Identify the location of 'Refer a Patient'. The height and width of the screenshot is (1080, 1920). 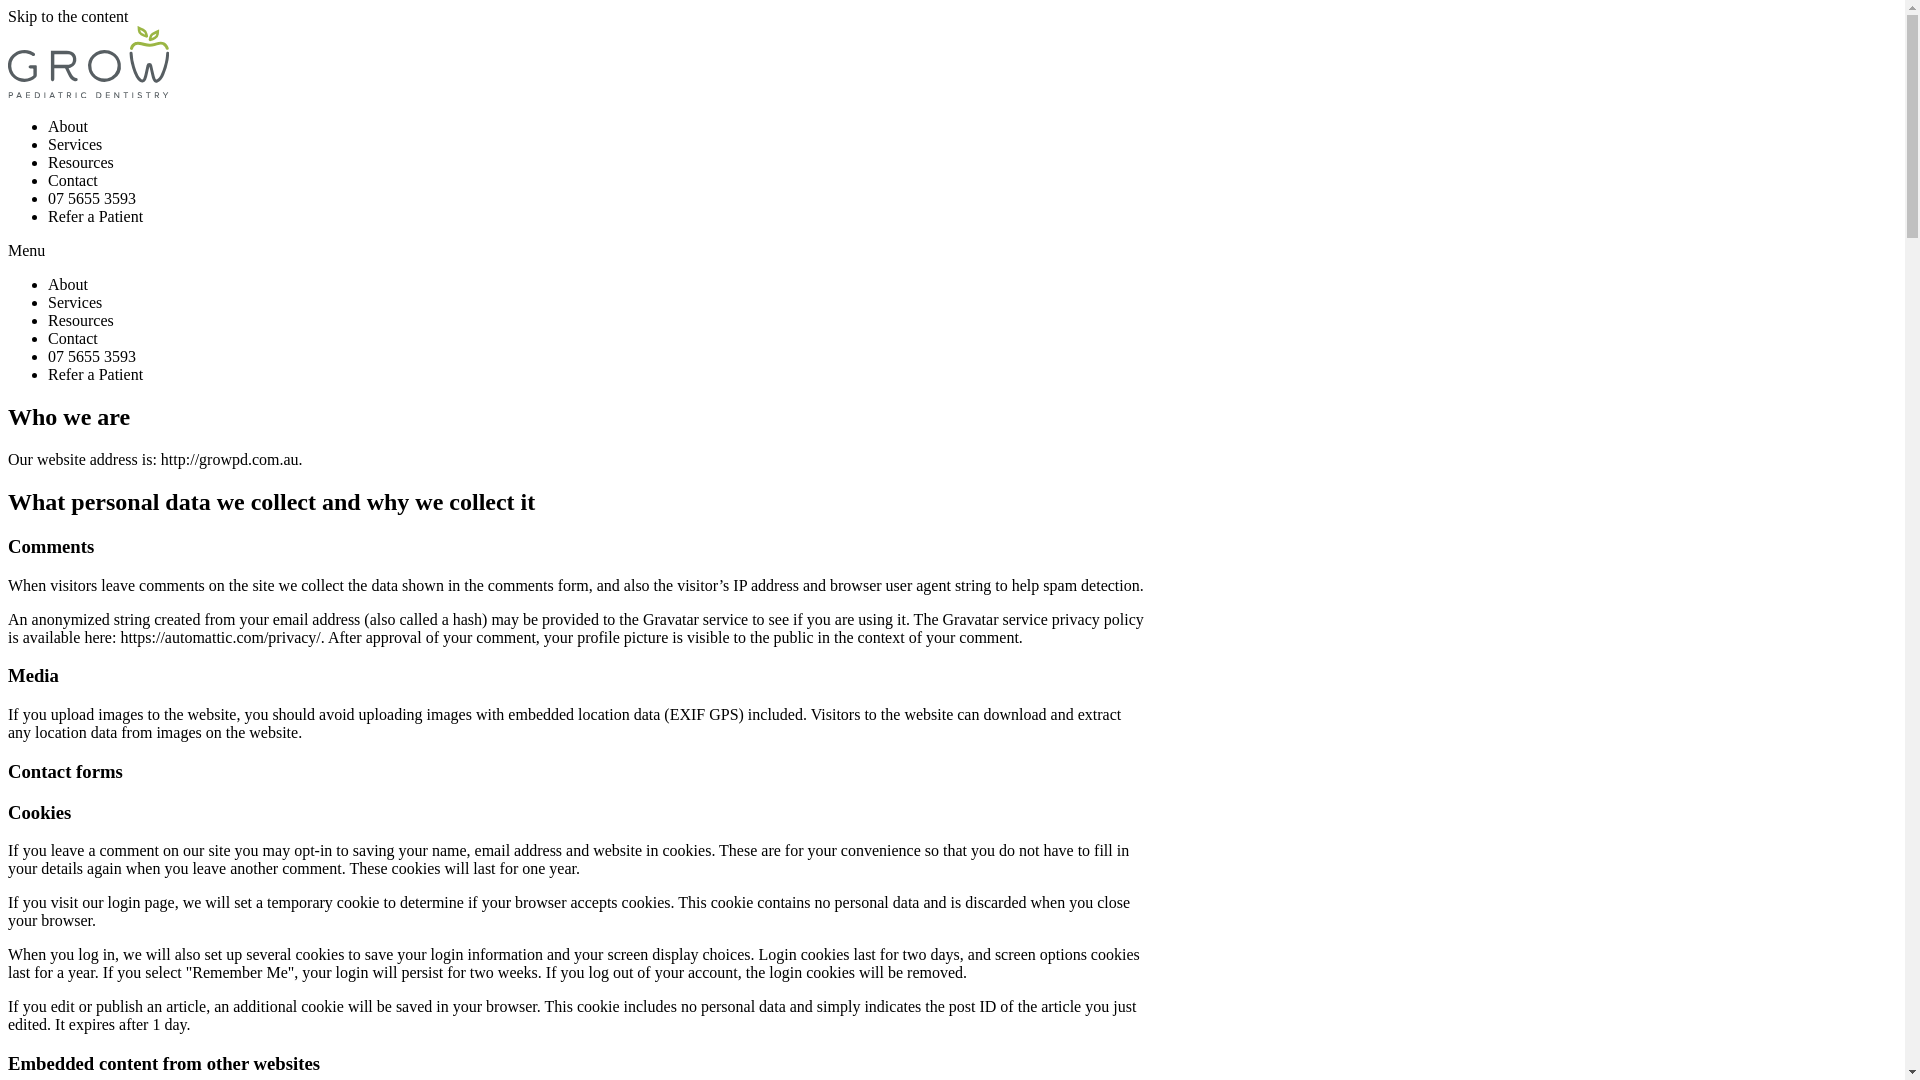
(48, 374).